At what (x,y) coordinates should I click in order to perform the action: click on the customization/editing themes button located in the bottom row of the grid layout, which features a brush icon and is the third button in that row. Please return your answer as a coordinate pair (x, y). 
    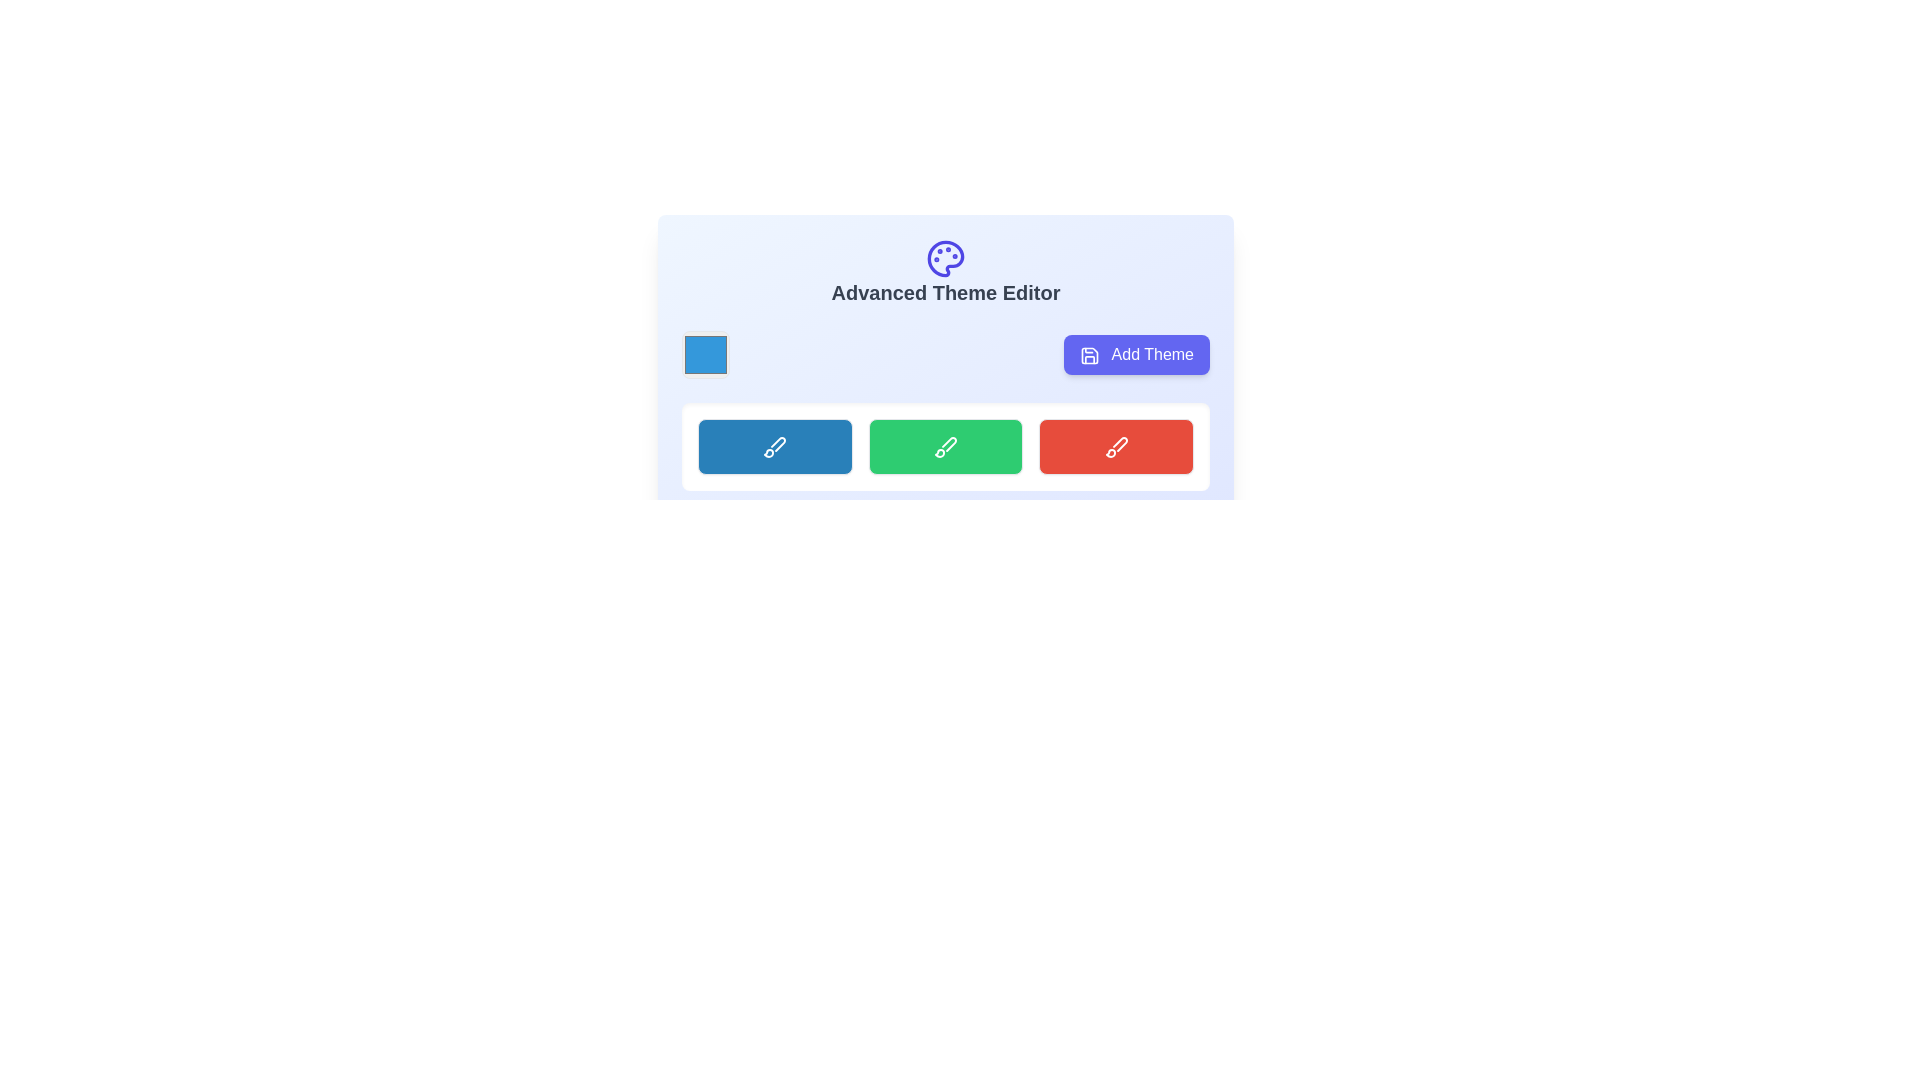
    Looking at the image, I should click on (1115, 446).